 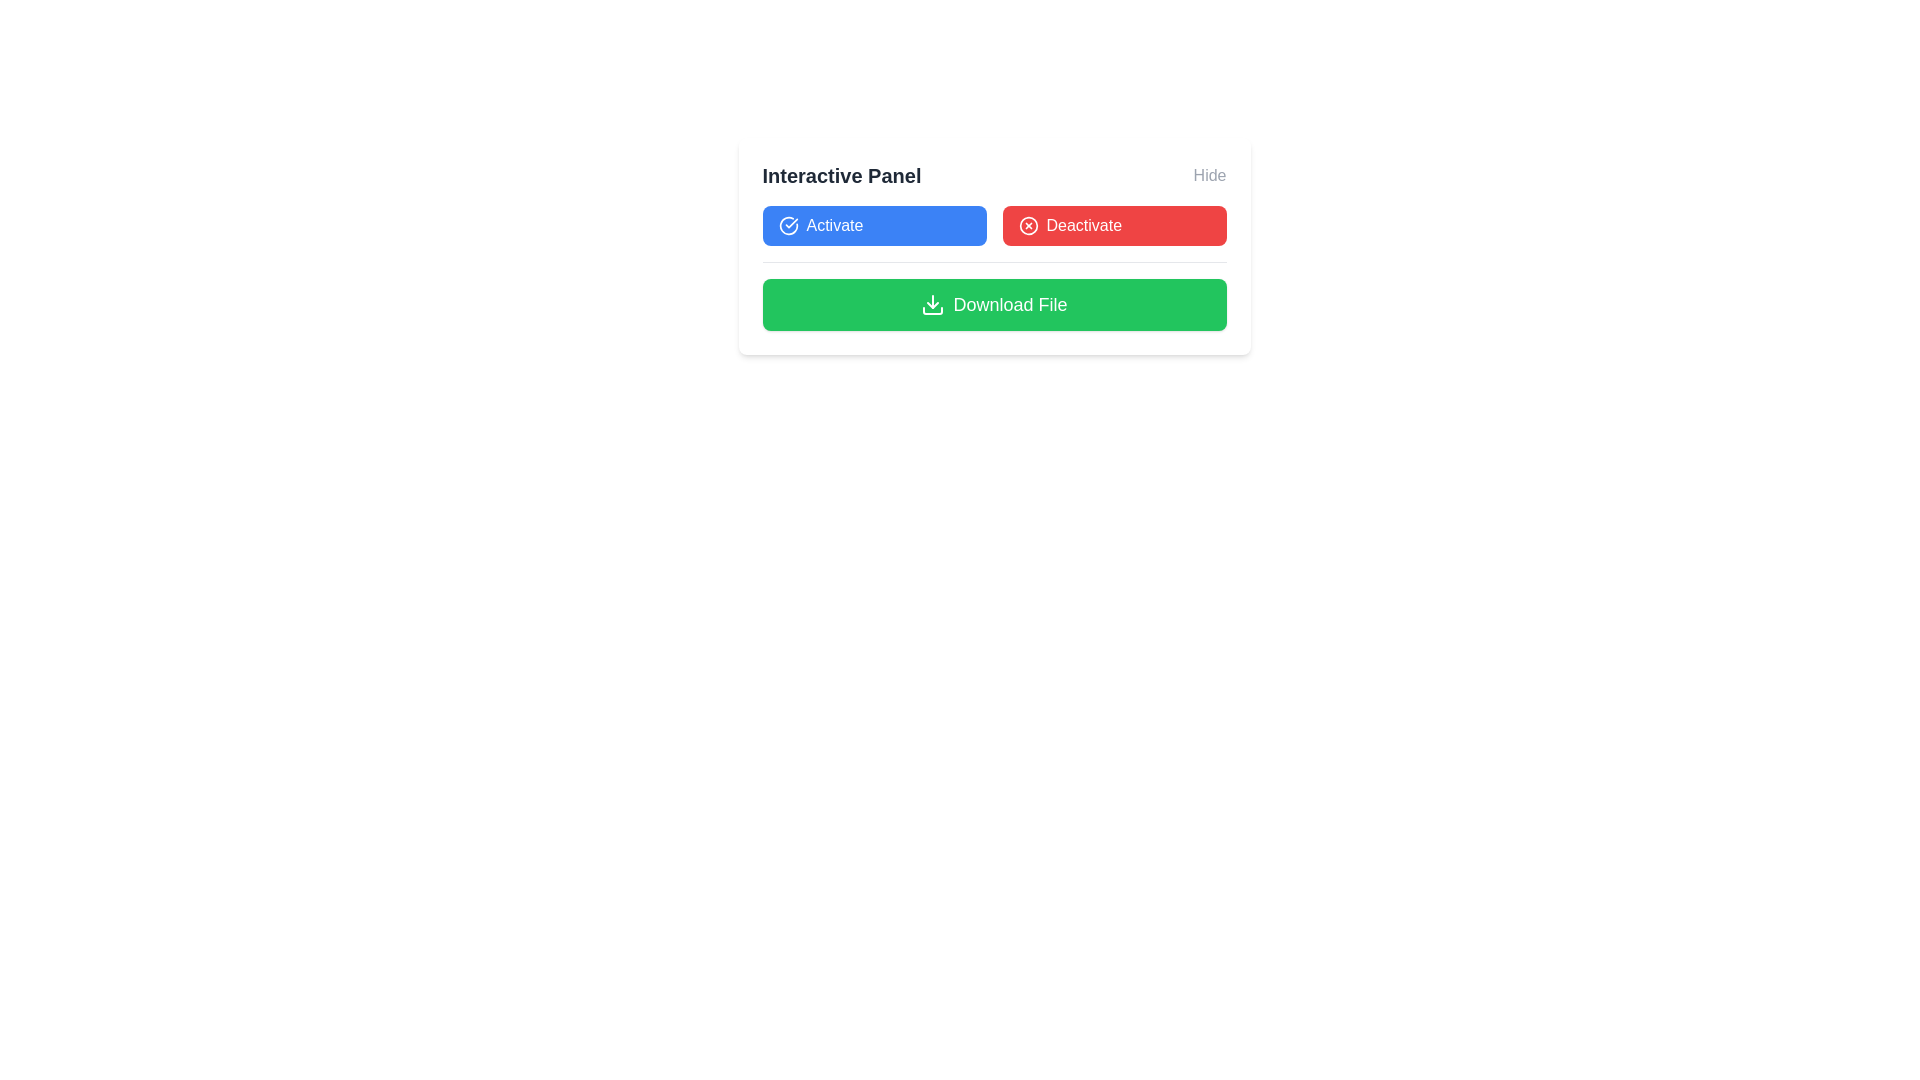 I want to click on the first button on the left in a paired button group, so click(x=874, y=225).